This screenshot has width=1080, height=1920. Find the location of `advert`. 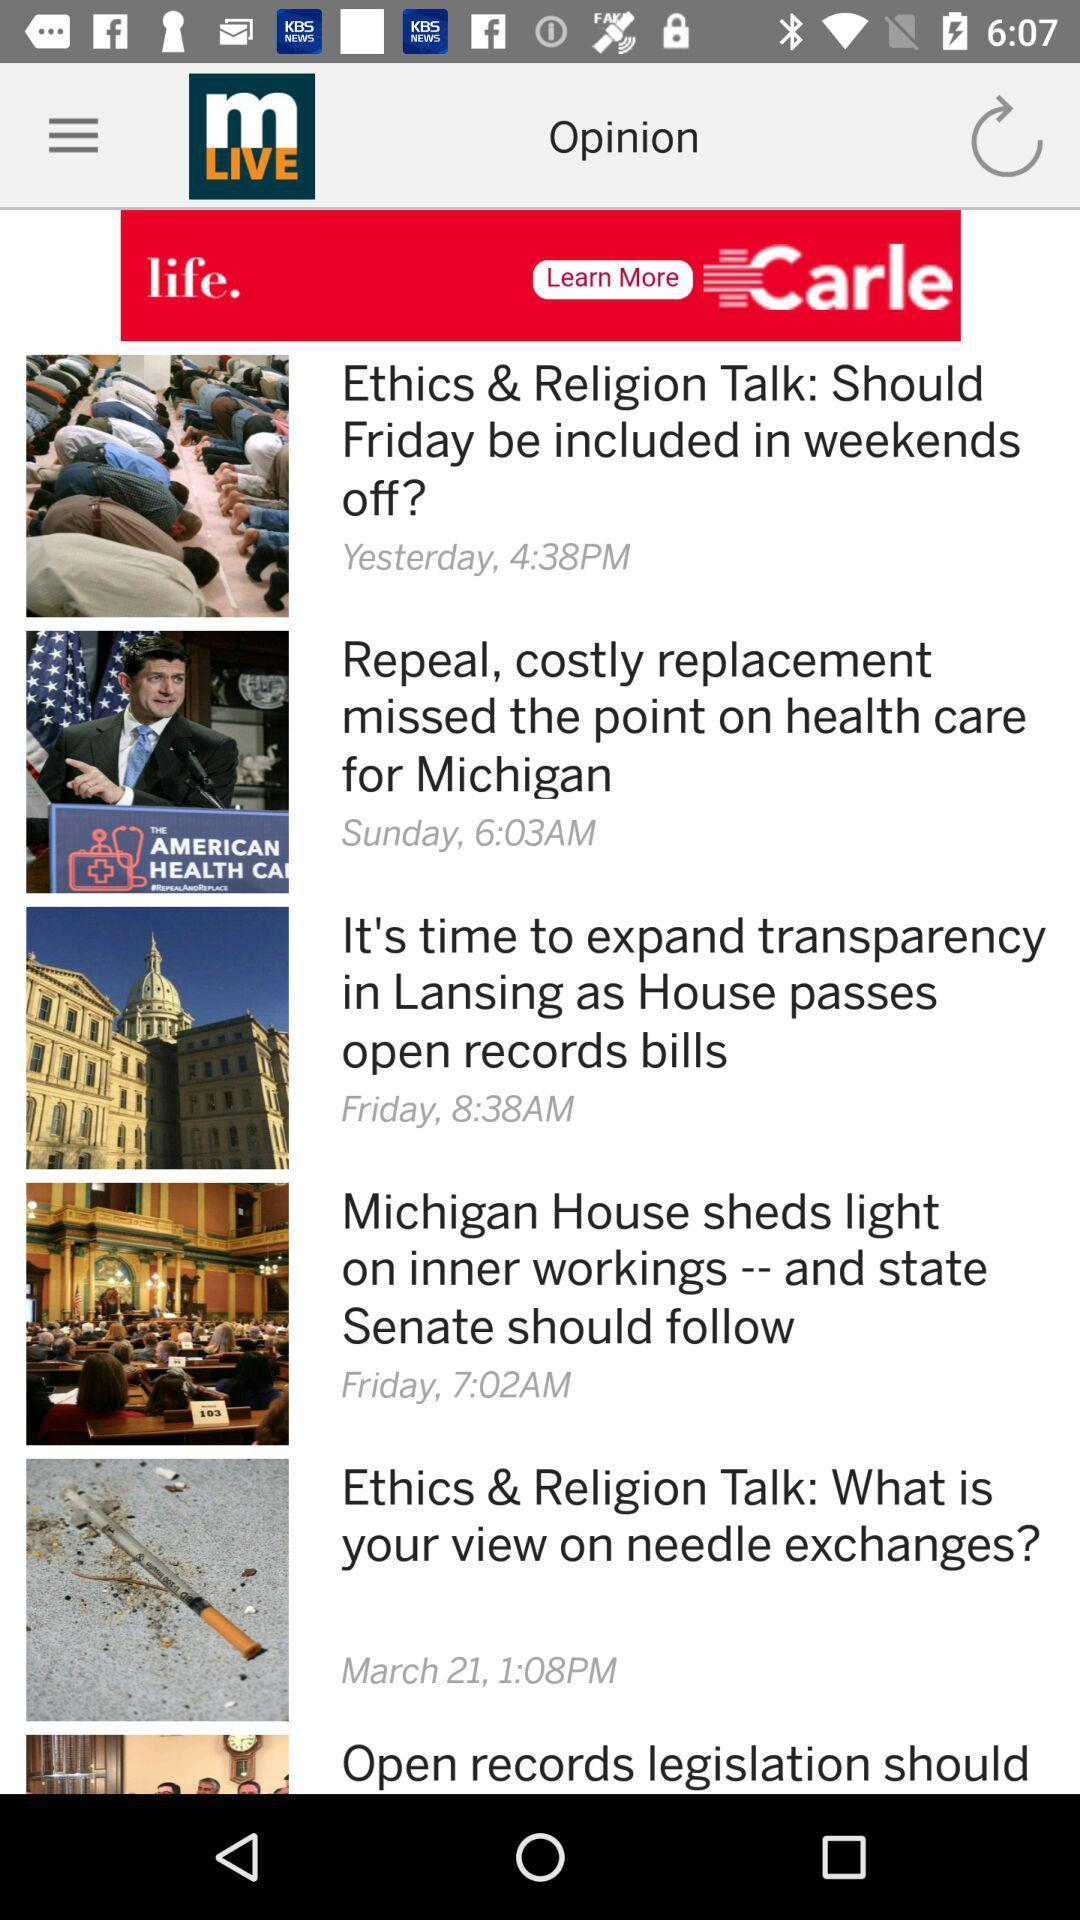

advert is located at coordinates (540, 274).